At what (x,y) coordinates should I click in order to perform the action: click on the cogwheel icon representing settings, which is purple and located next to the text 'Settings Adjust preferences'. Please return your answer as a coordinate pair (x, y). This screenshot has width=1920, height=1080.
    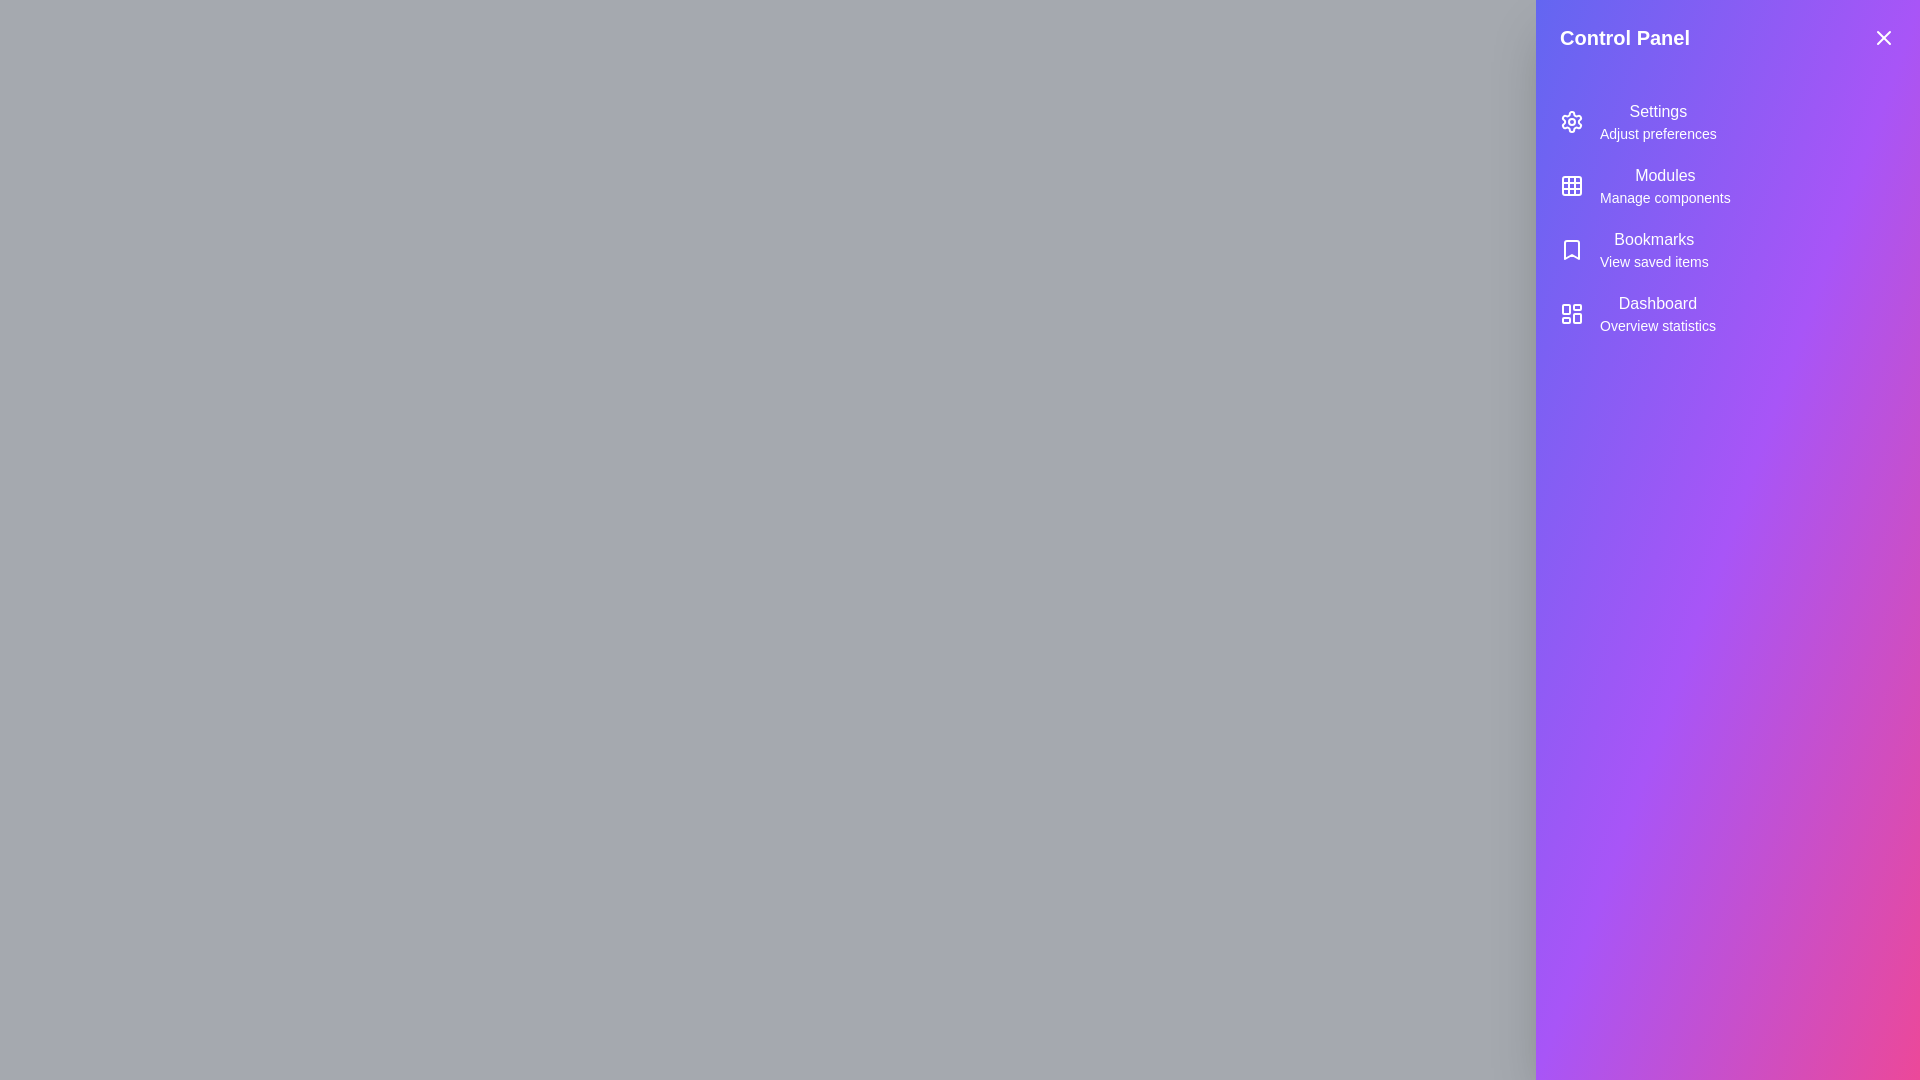
    Looking at the image, I should click on (1570, 122).